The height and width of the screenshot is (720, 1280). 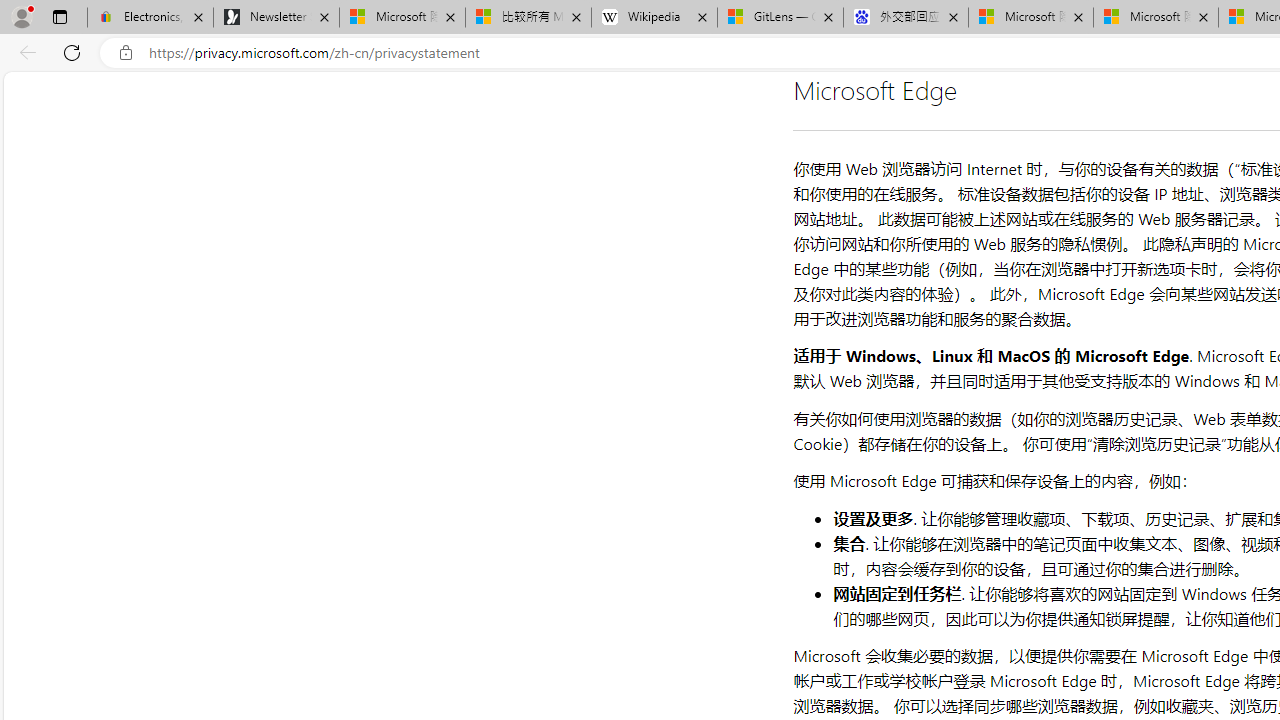 I want to click on 'Refresh', so click(x=72, y=51).